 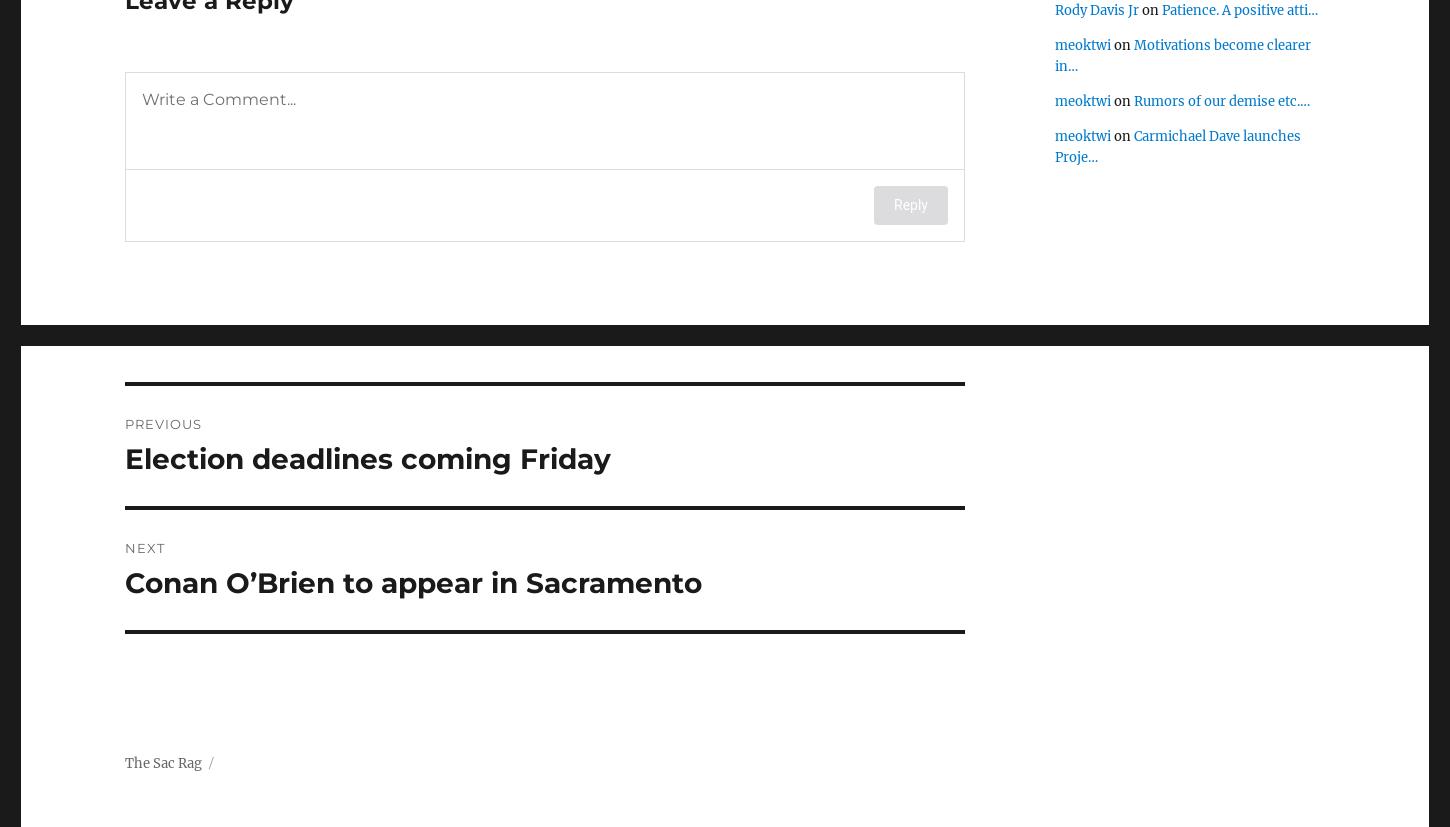 I want to click on 'Election deadlines coming Friday', so click(x=123, y=457).